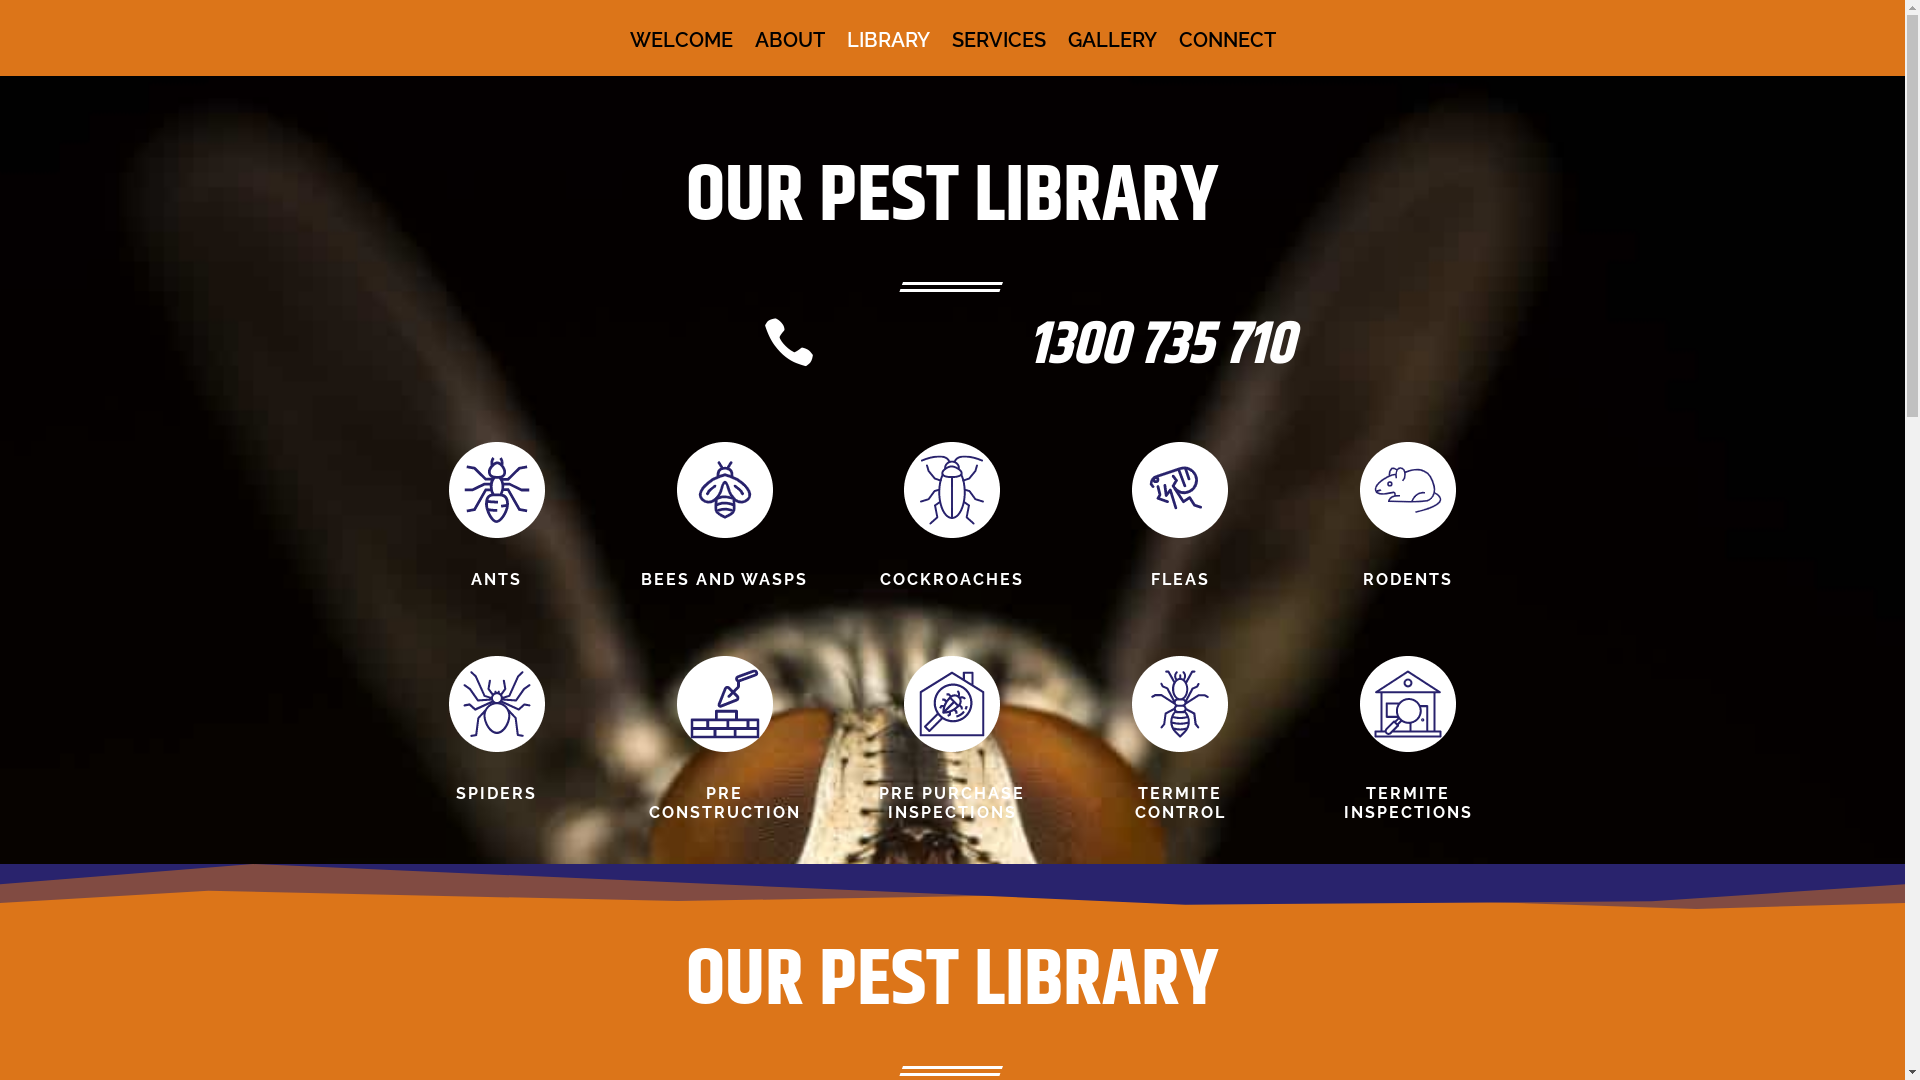  Describe the element at coordinates (681, 53) in the screenshot. I see `'WELCOME'` at that location.